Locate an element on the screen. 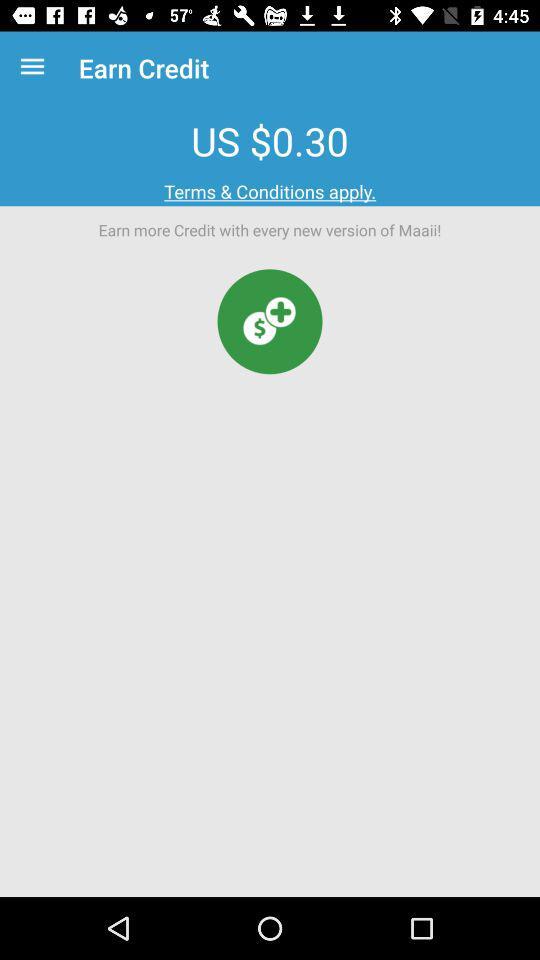  the icon at the center is located at coordinates (270, 321).